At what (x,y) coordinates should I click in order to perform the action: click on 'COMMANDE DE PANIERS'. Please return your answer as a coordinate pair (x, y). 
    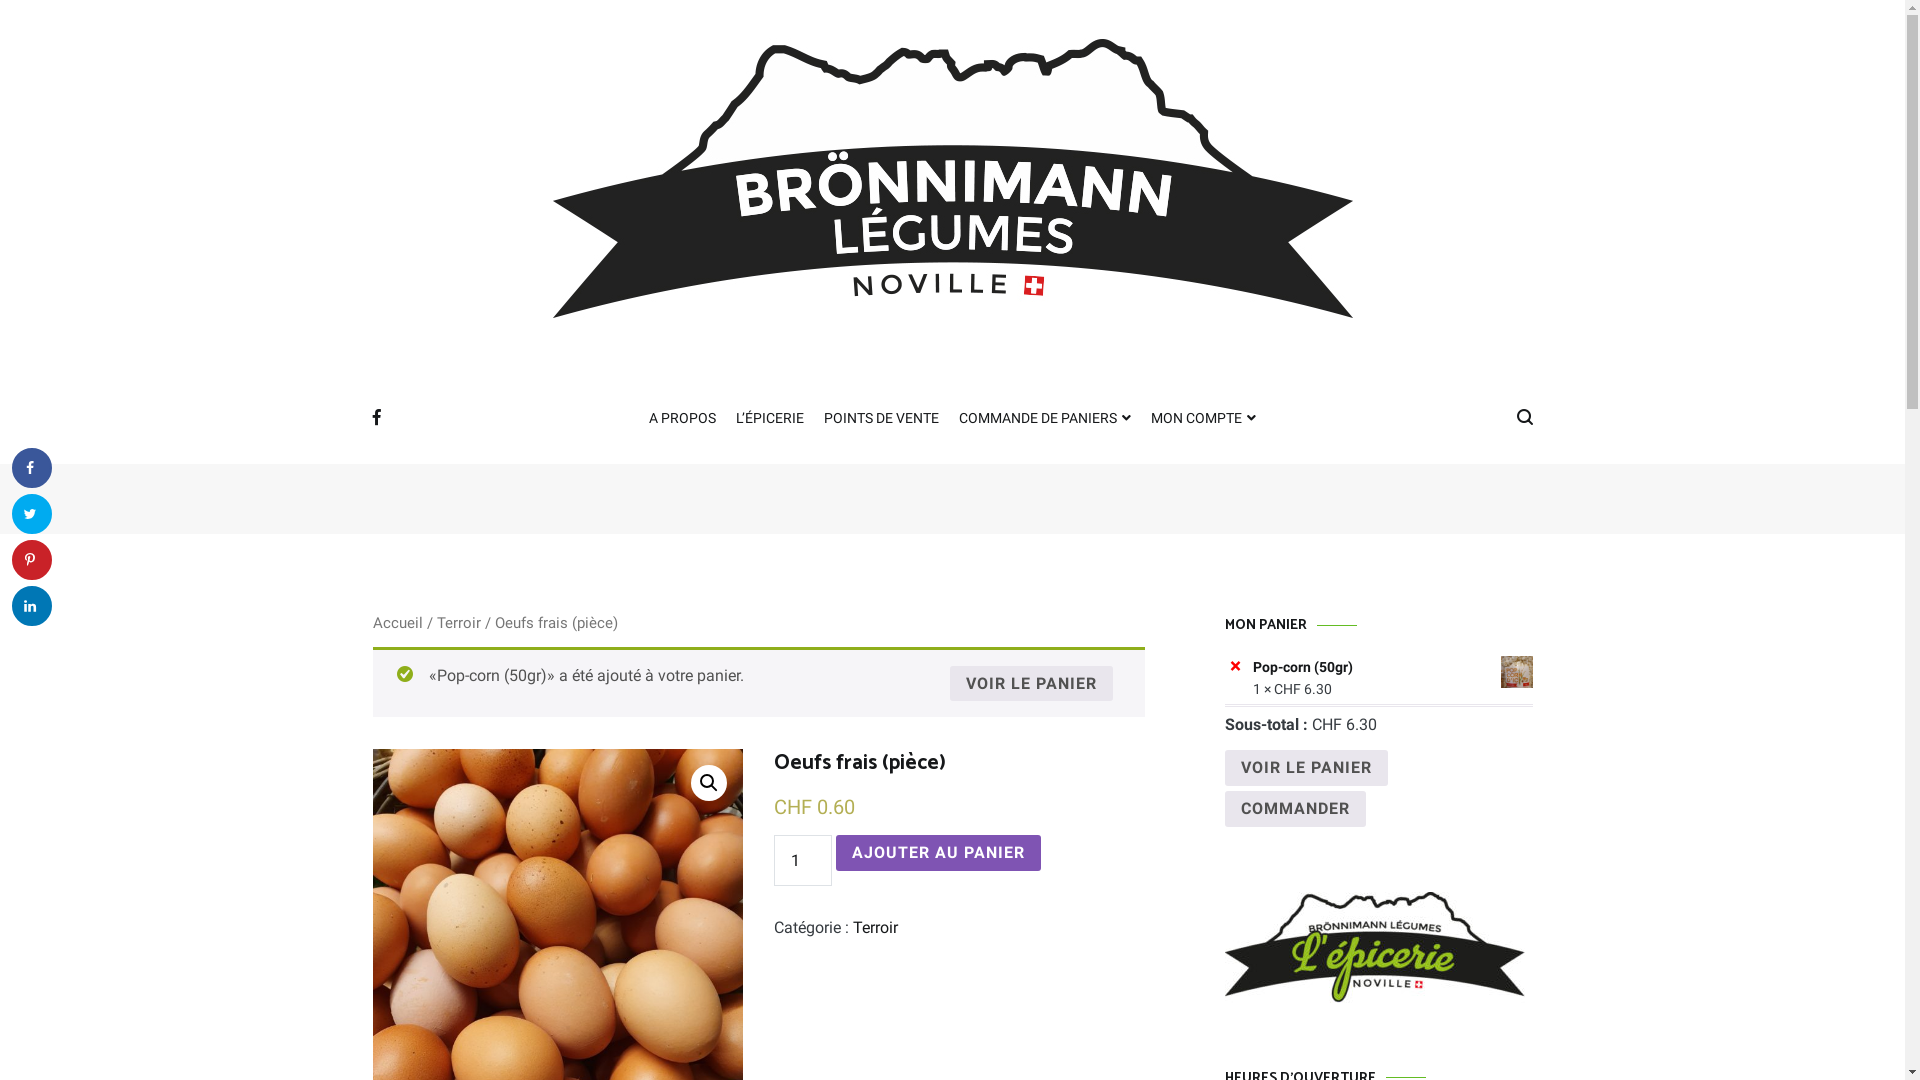
    Looking at the image, I should click on (1044, 418).